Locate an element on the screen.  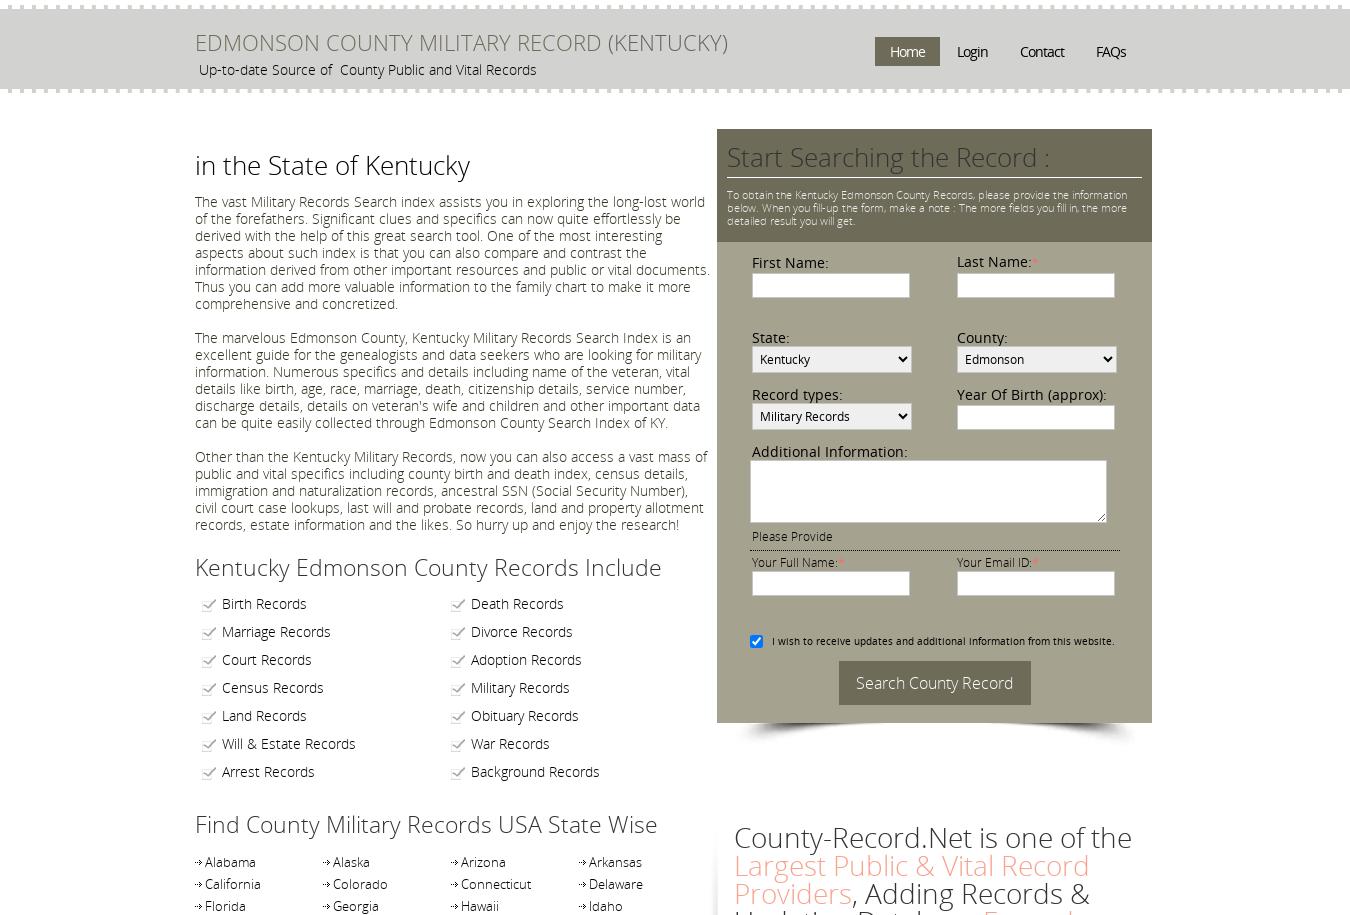
'To obtain the Kentucky Edmonson County Records, please provide the information below. When you fill-up the form, make a note : The more fields you fill in, the more detailed result you will get.' is located at coordinates (926, 207).